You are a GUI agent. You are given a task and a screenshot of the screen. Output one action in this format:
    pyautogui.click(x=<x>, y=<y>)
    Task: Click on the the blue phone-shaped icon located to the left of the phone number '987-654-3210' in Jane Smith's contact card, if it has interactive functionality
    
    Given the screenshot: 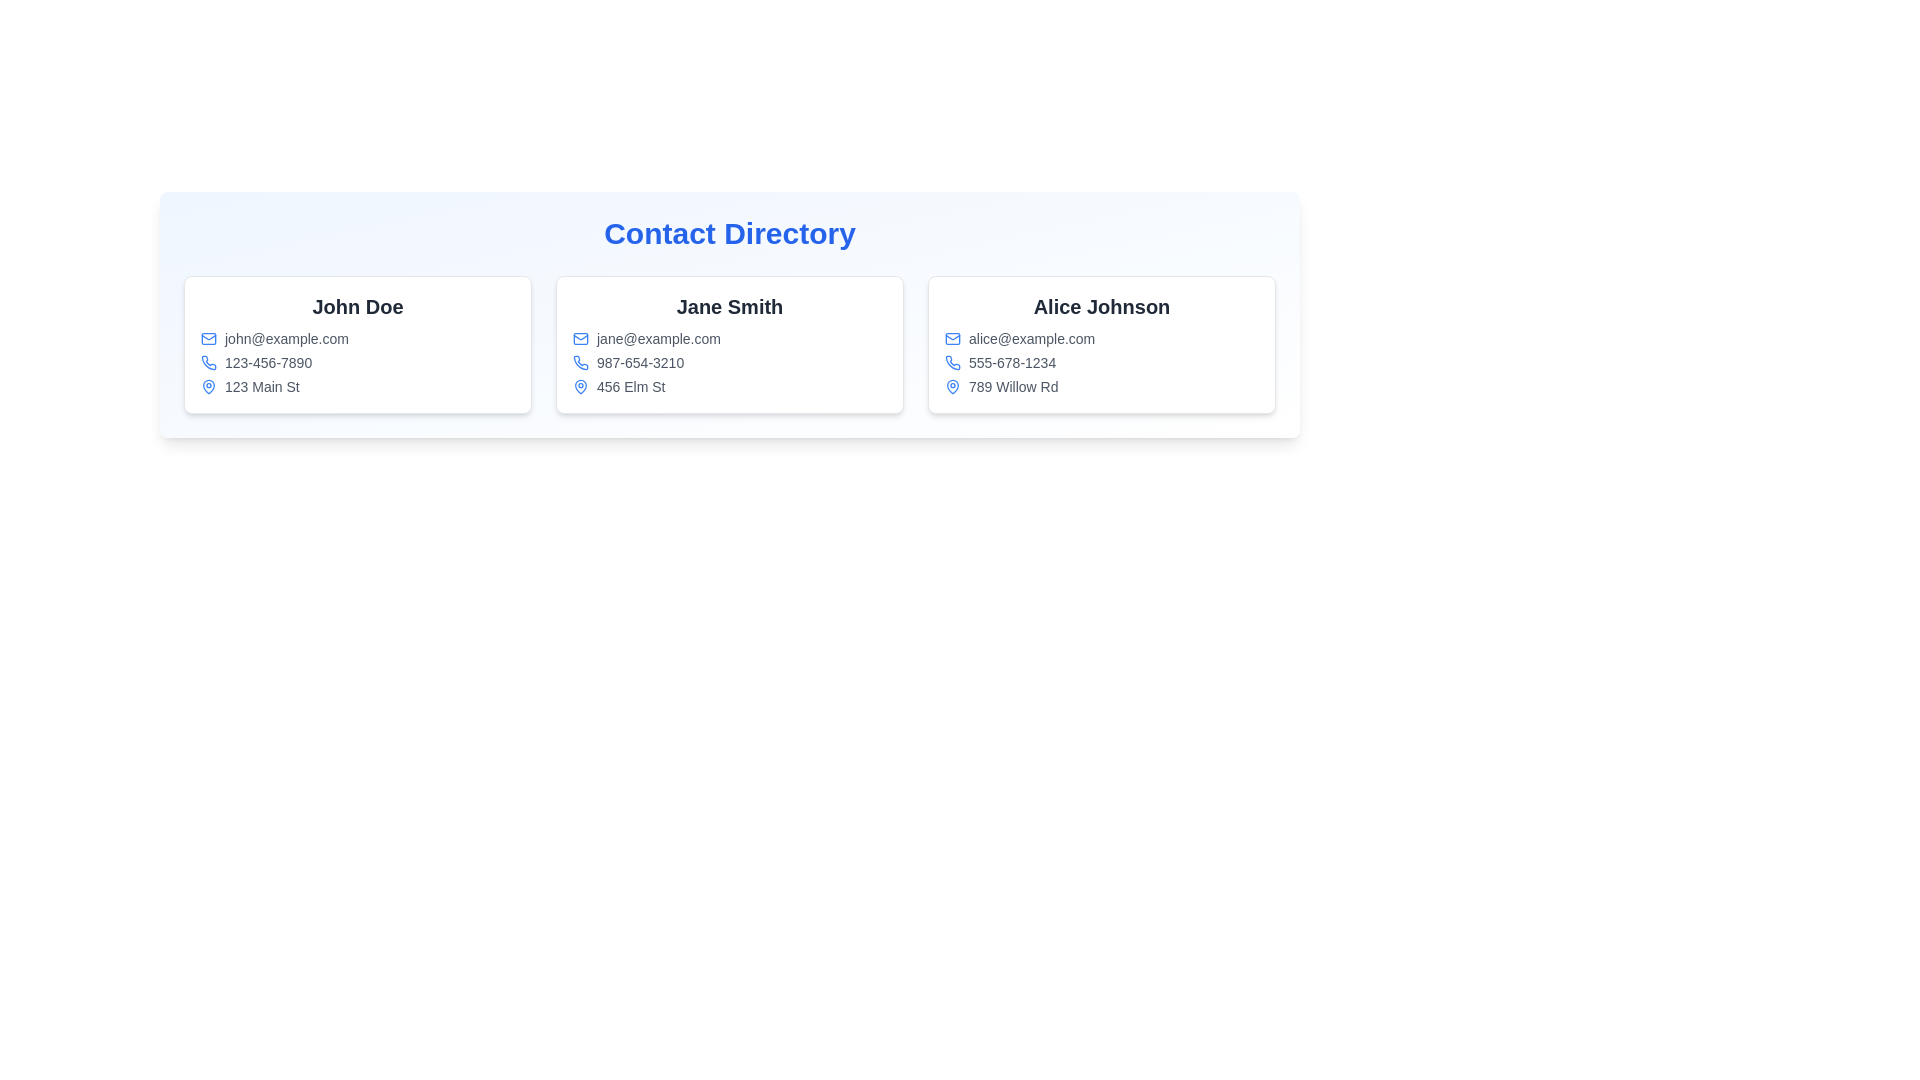 What is the action you would take?
    pyautogui.click(x=579, y=362)
    